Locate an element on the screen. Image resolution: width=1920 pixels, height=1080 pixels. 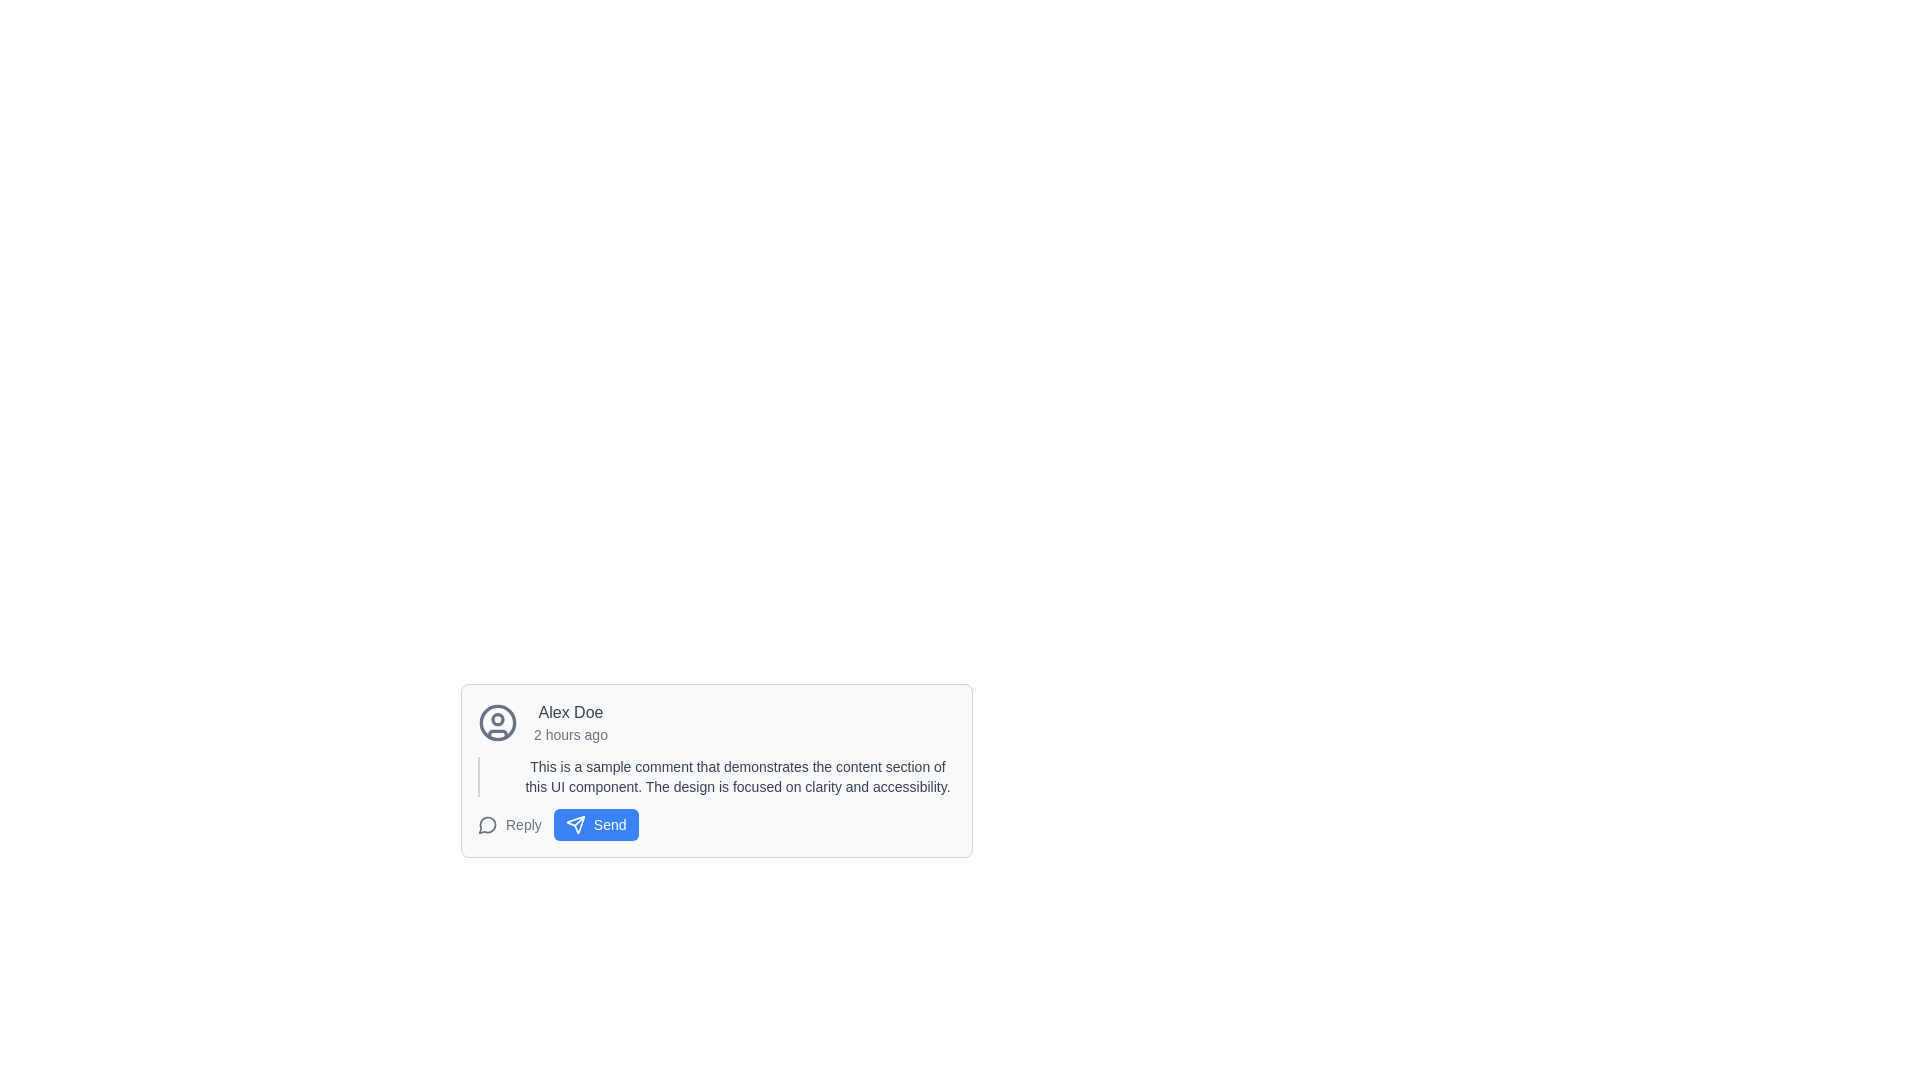
the 'Send' text label which is styled in white text over a blue background within a rounded button at the bottom of a comment box is located at coordinates (609, 825).